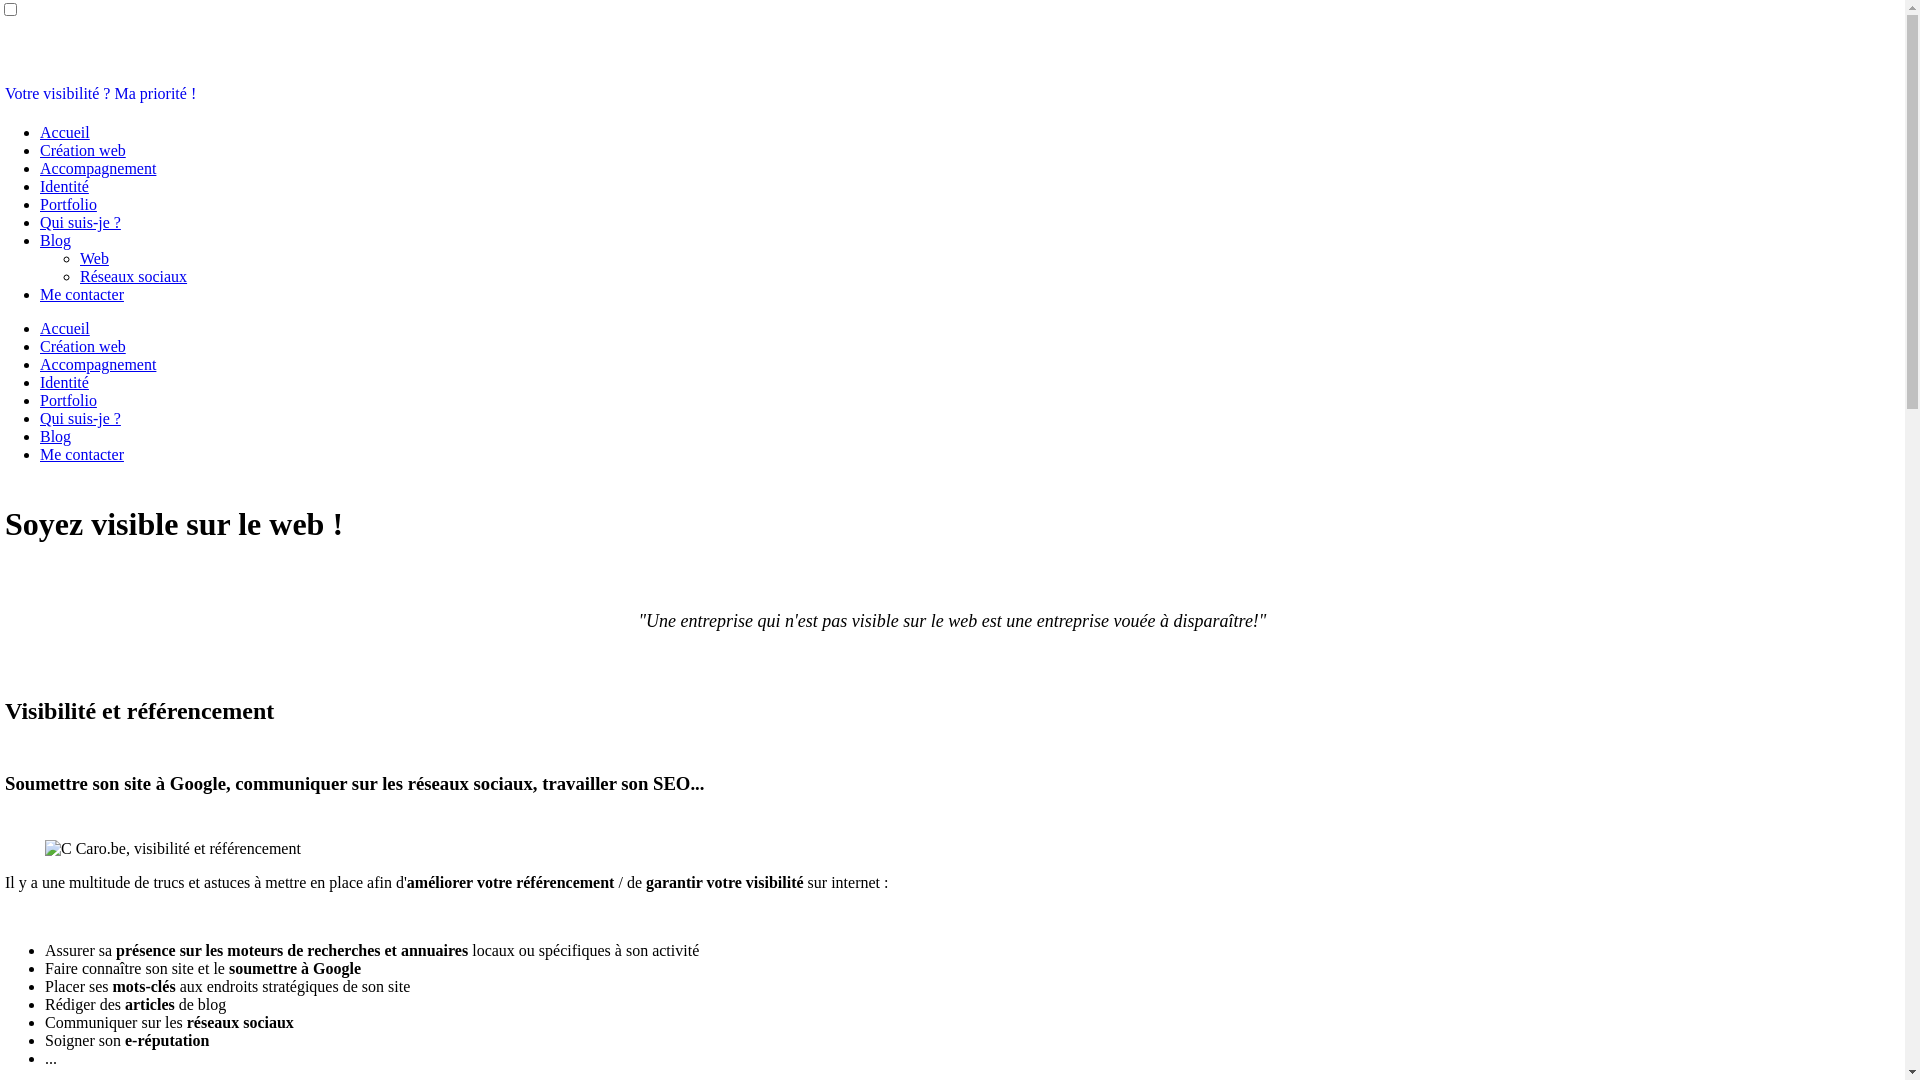 This screenshot has width=1920, height=1080. I want to click on 'Me contacter', so click(80, 294).